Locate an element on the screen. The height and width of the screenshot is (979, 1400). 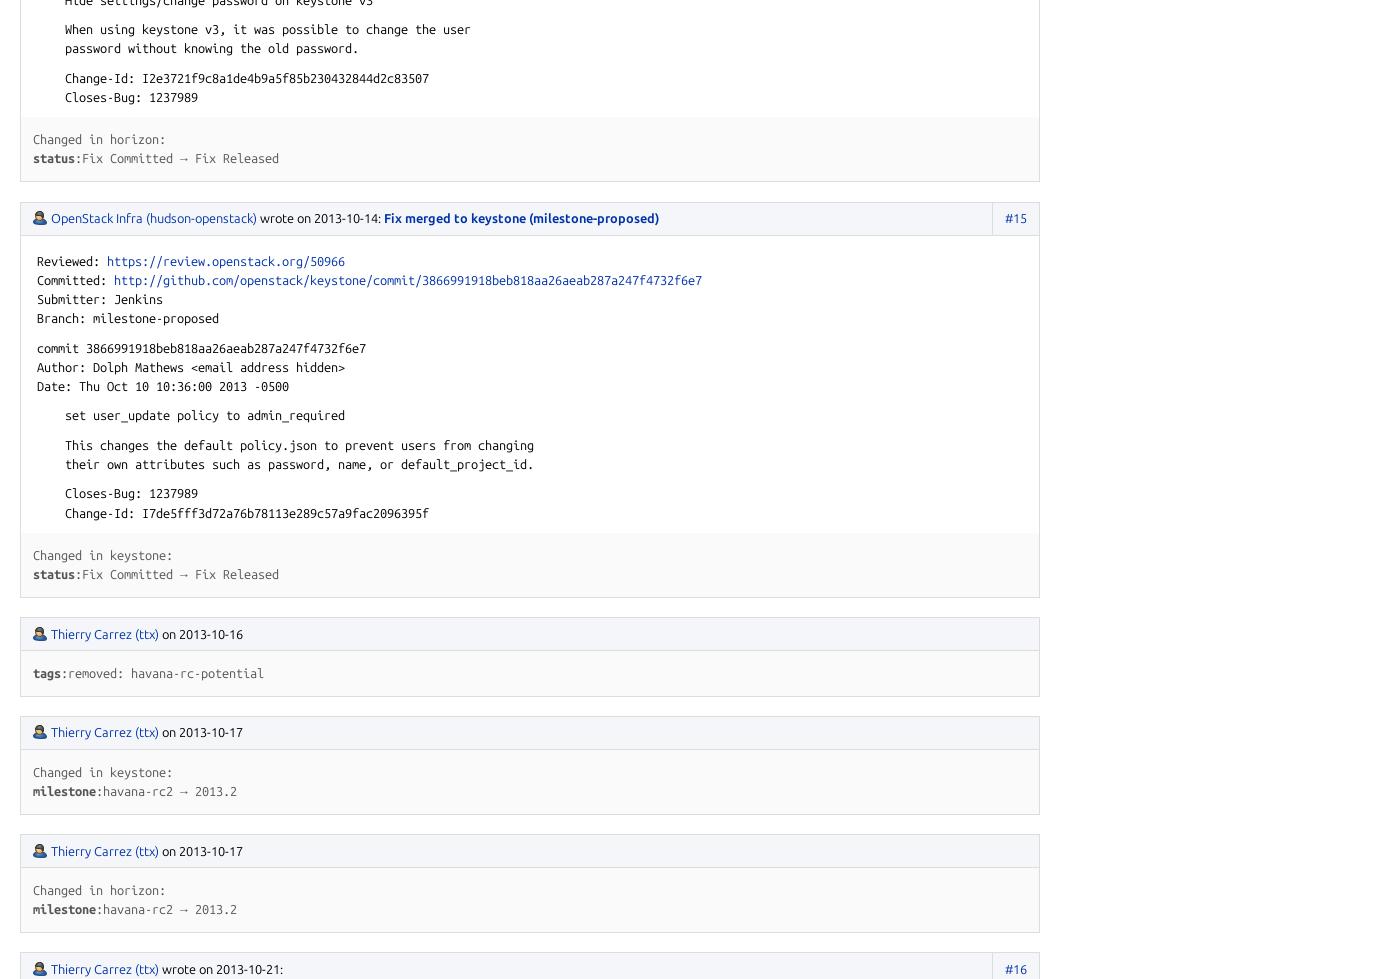
'#16' is located at coordinates (1005, 967).